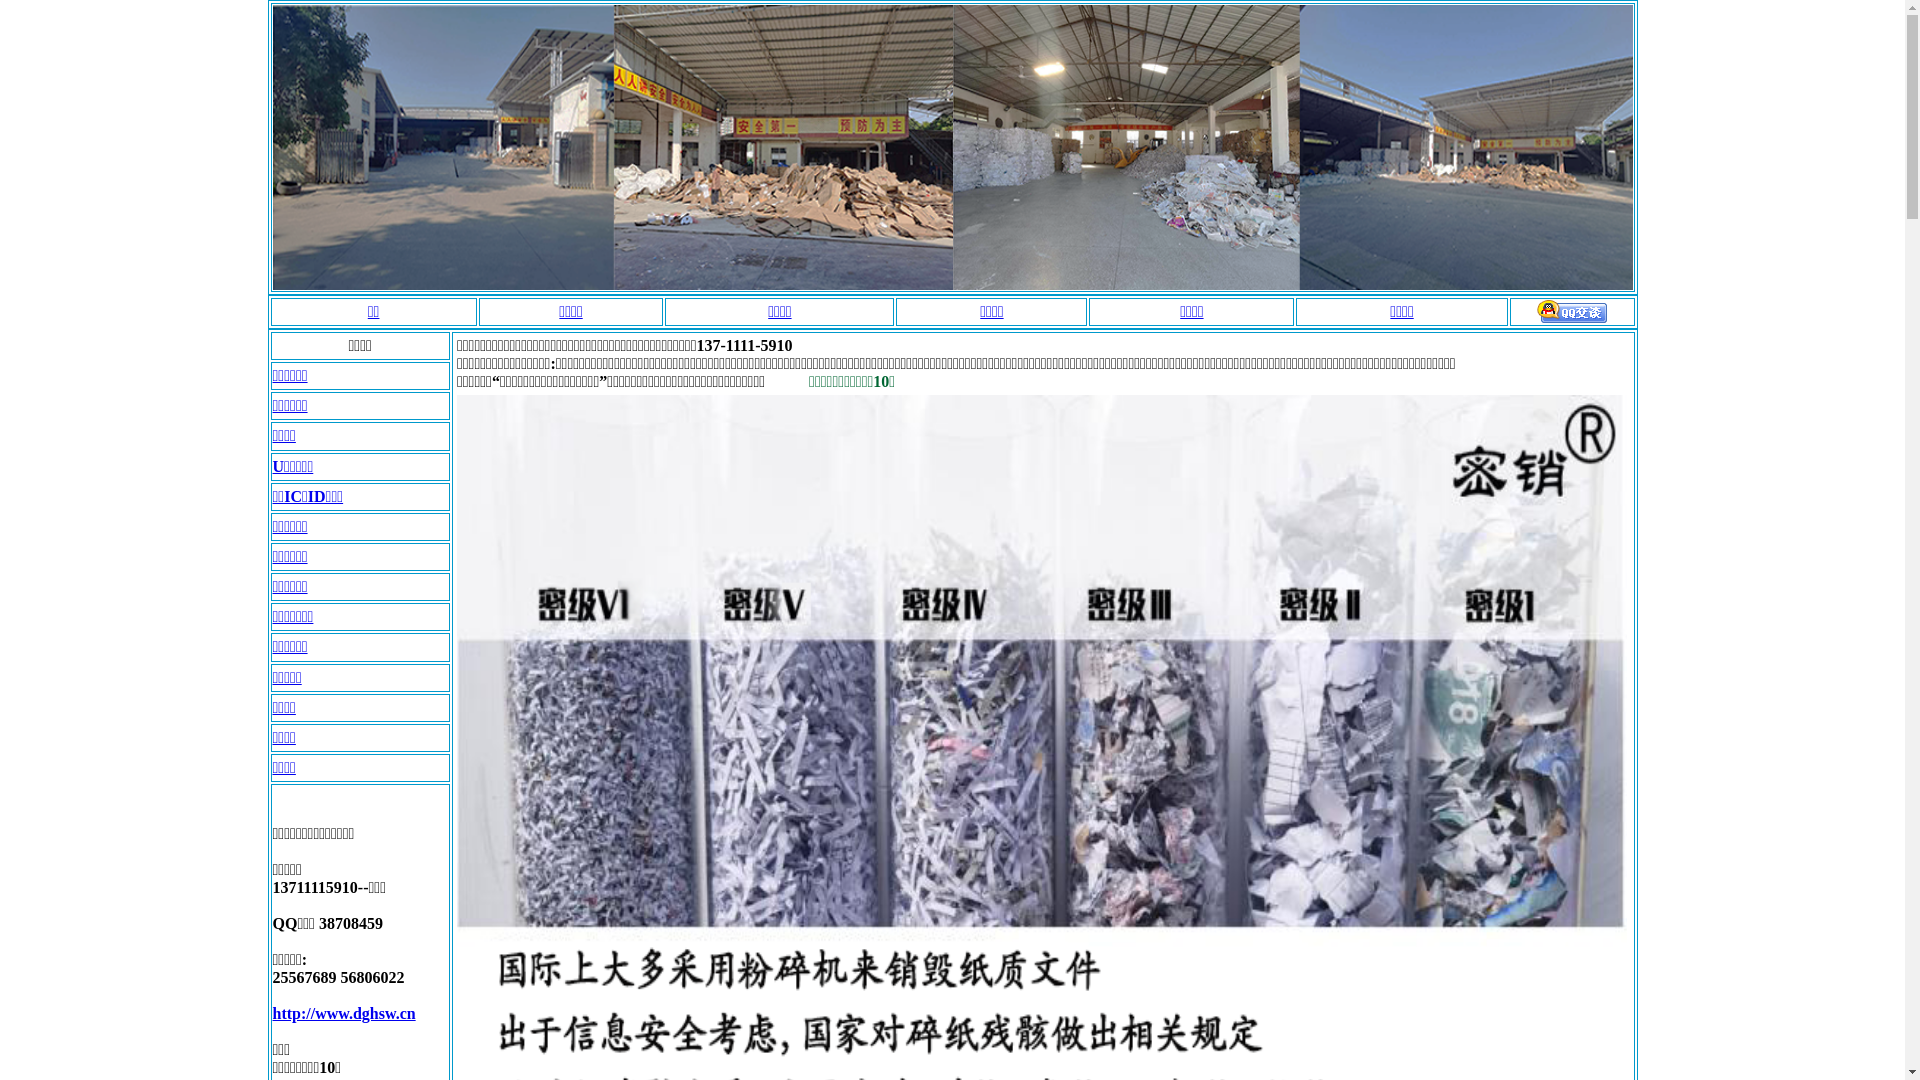 Image resolution: width=1920 pixels, height=1080 pixels. What do you see at coordinates (271, 1013) in the screenshot?
I see `'http://www.dghsw.cn'` at bounding box center [271, 1013].